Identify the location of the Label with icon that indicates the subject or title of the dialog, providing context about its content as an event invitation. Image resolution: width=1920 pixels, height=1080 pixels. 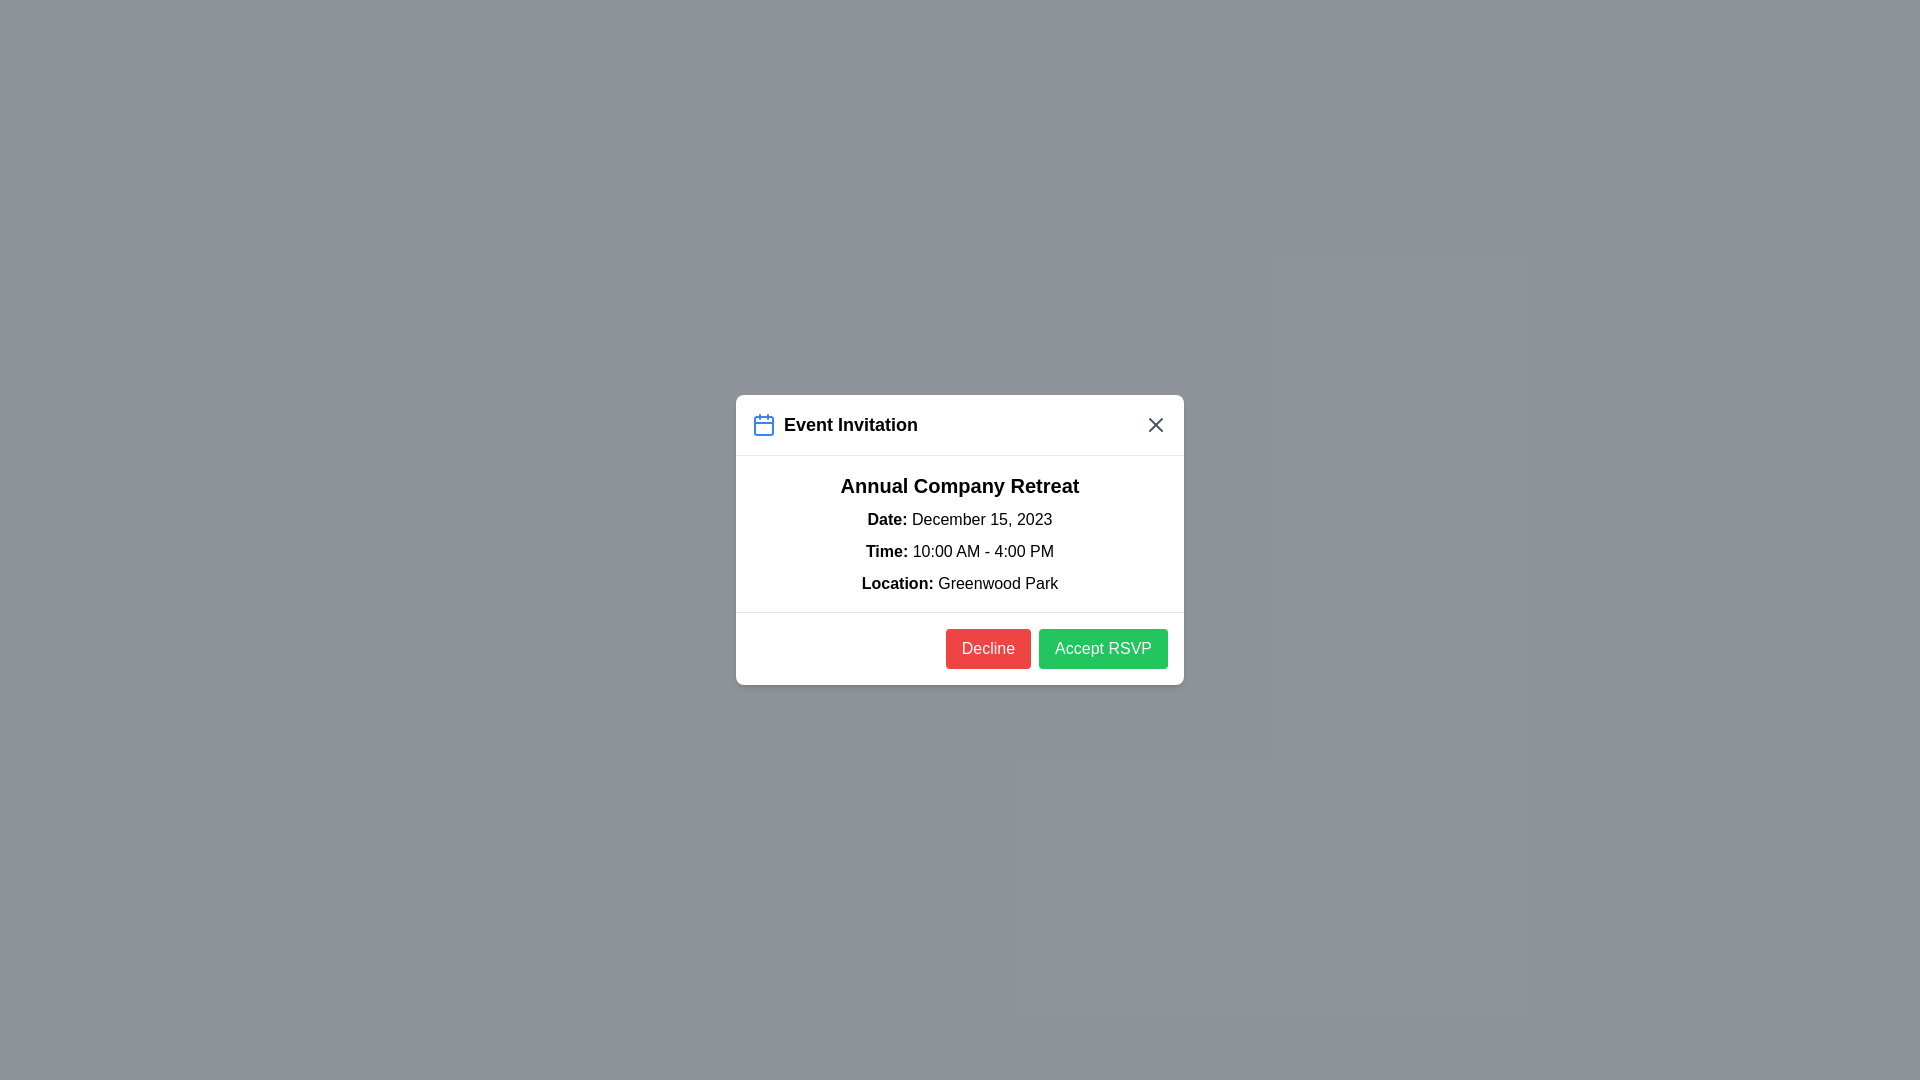
(835, 423).